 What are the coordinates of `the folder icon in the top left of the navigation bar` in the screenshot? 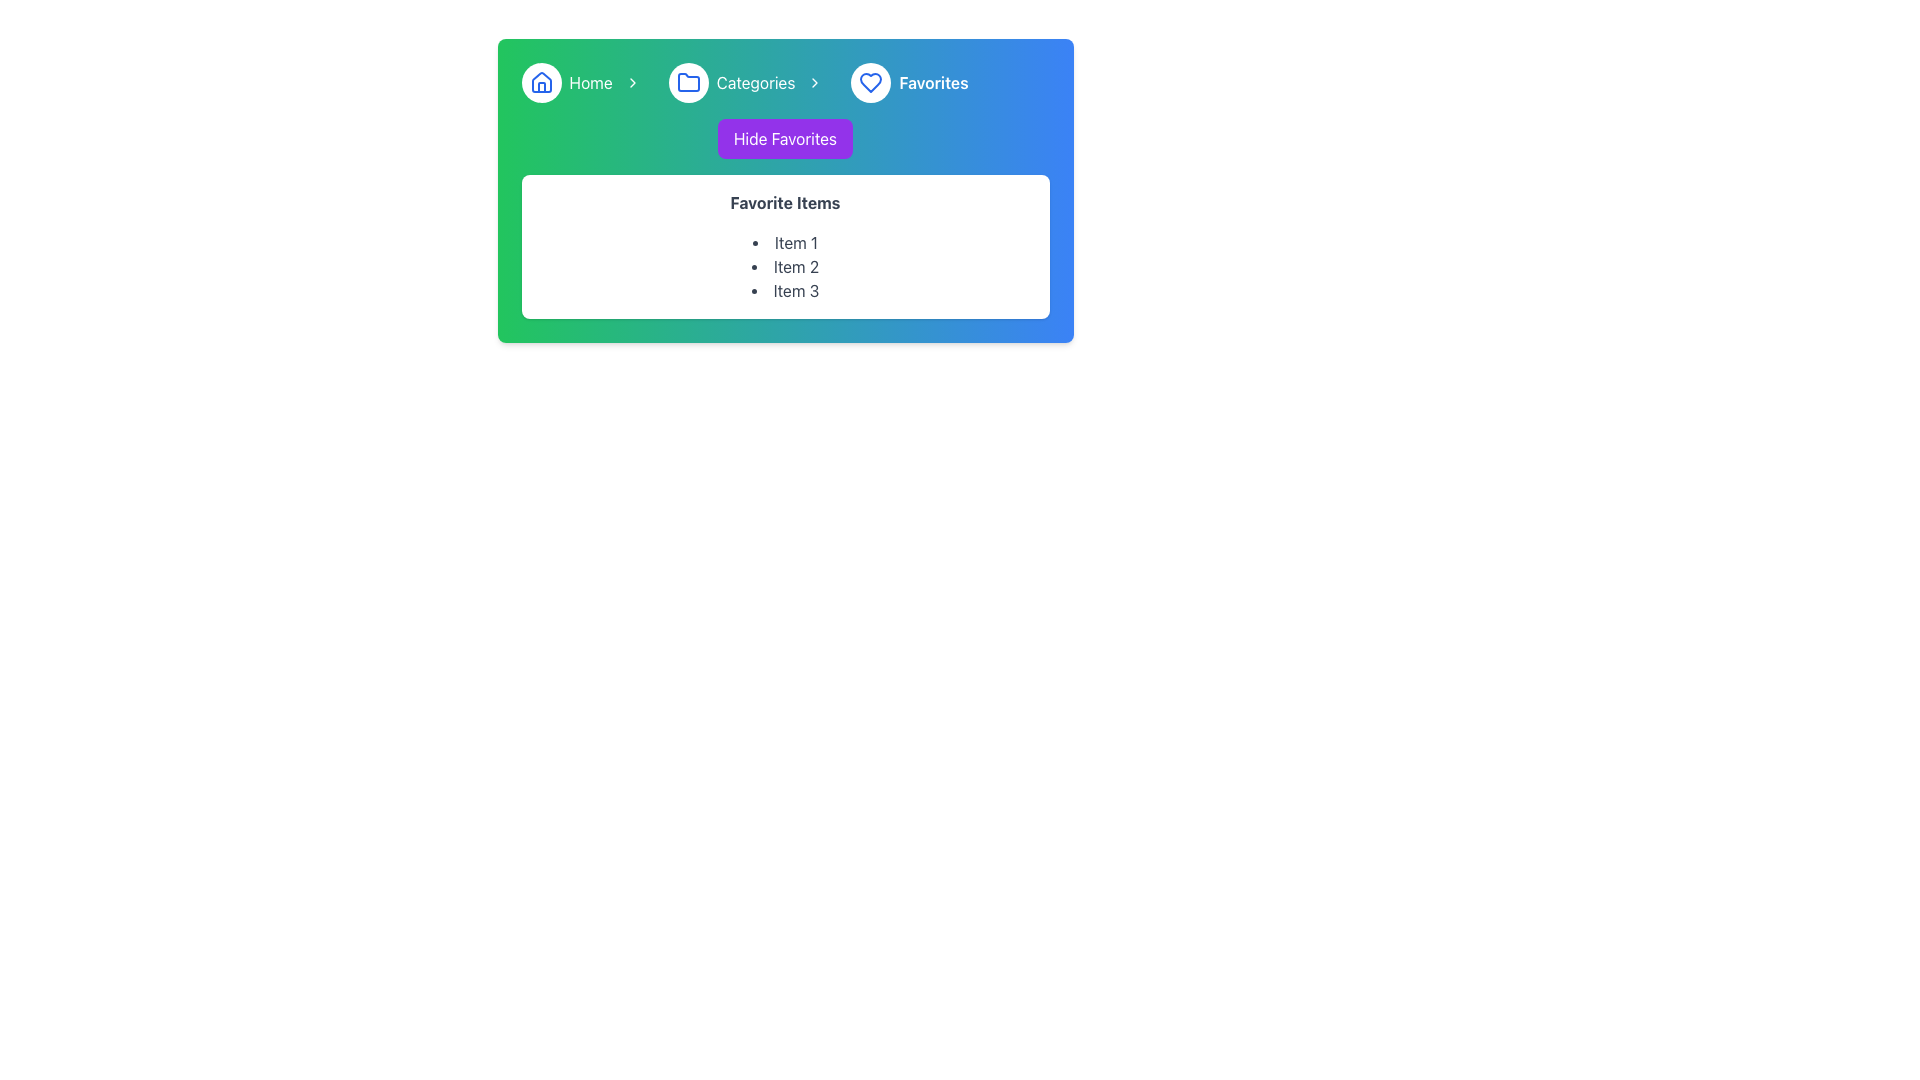 It's located at (688, 81).